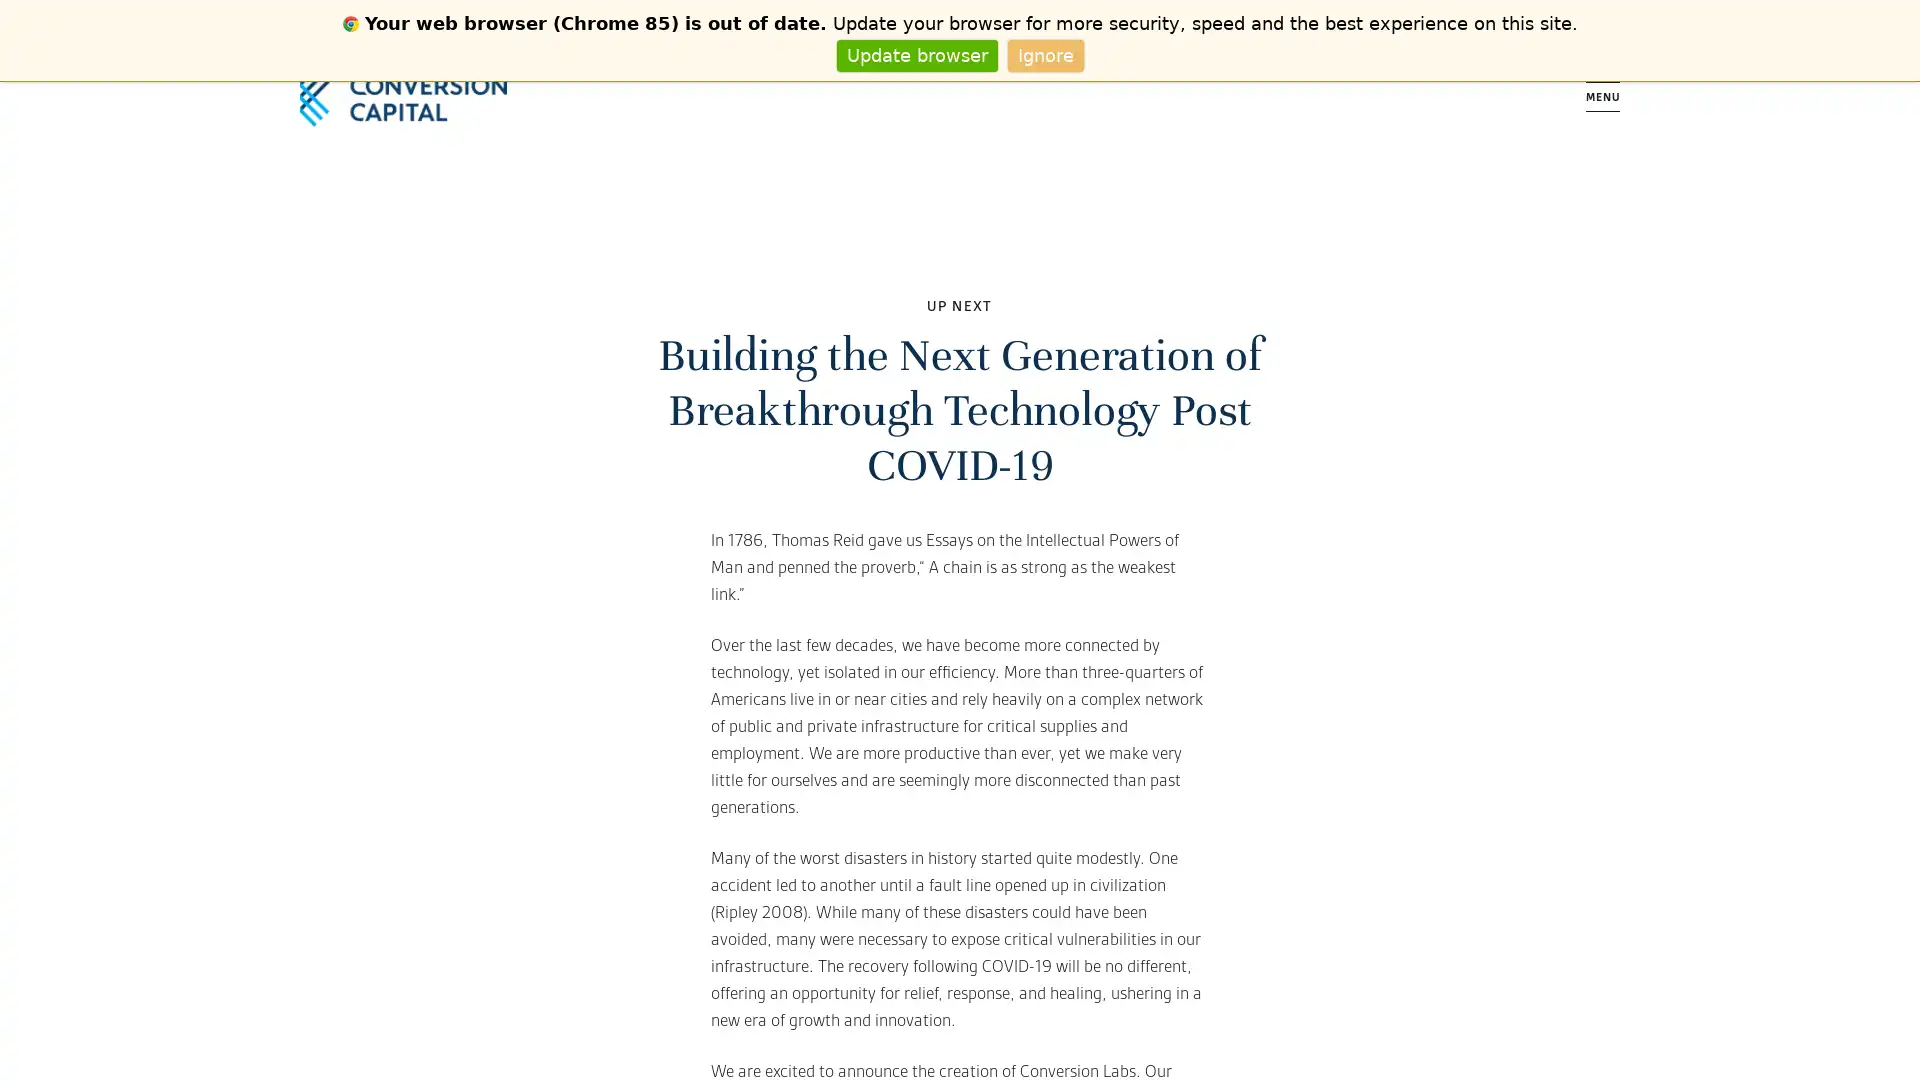 The height and width of the screenshot is (1080, 1920). Describe the element at coordinates (1044, 54) in the screenshot. I see `Ignore` at that location.